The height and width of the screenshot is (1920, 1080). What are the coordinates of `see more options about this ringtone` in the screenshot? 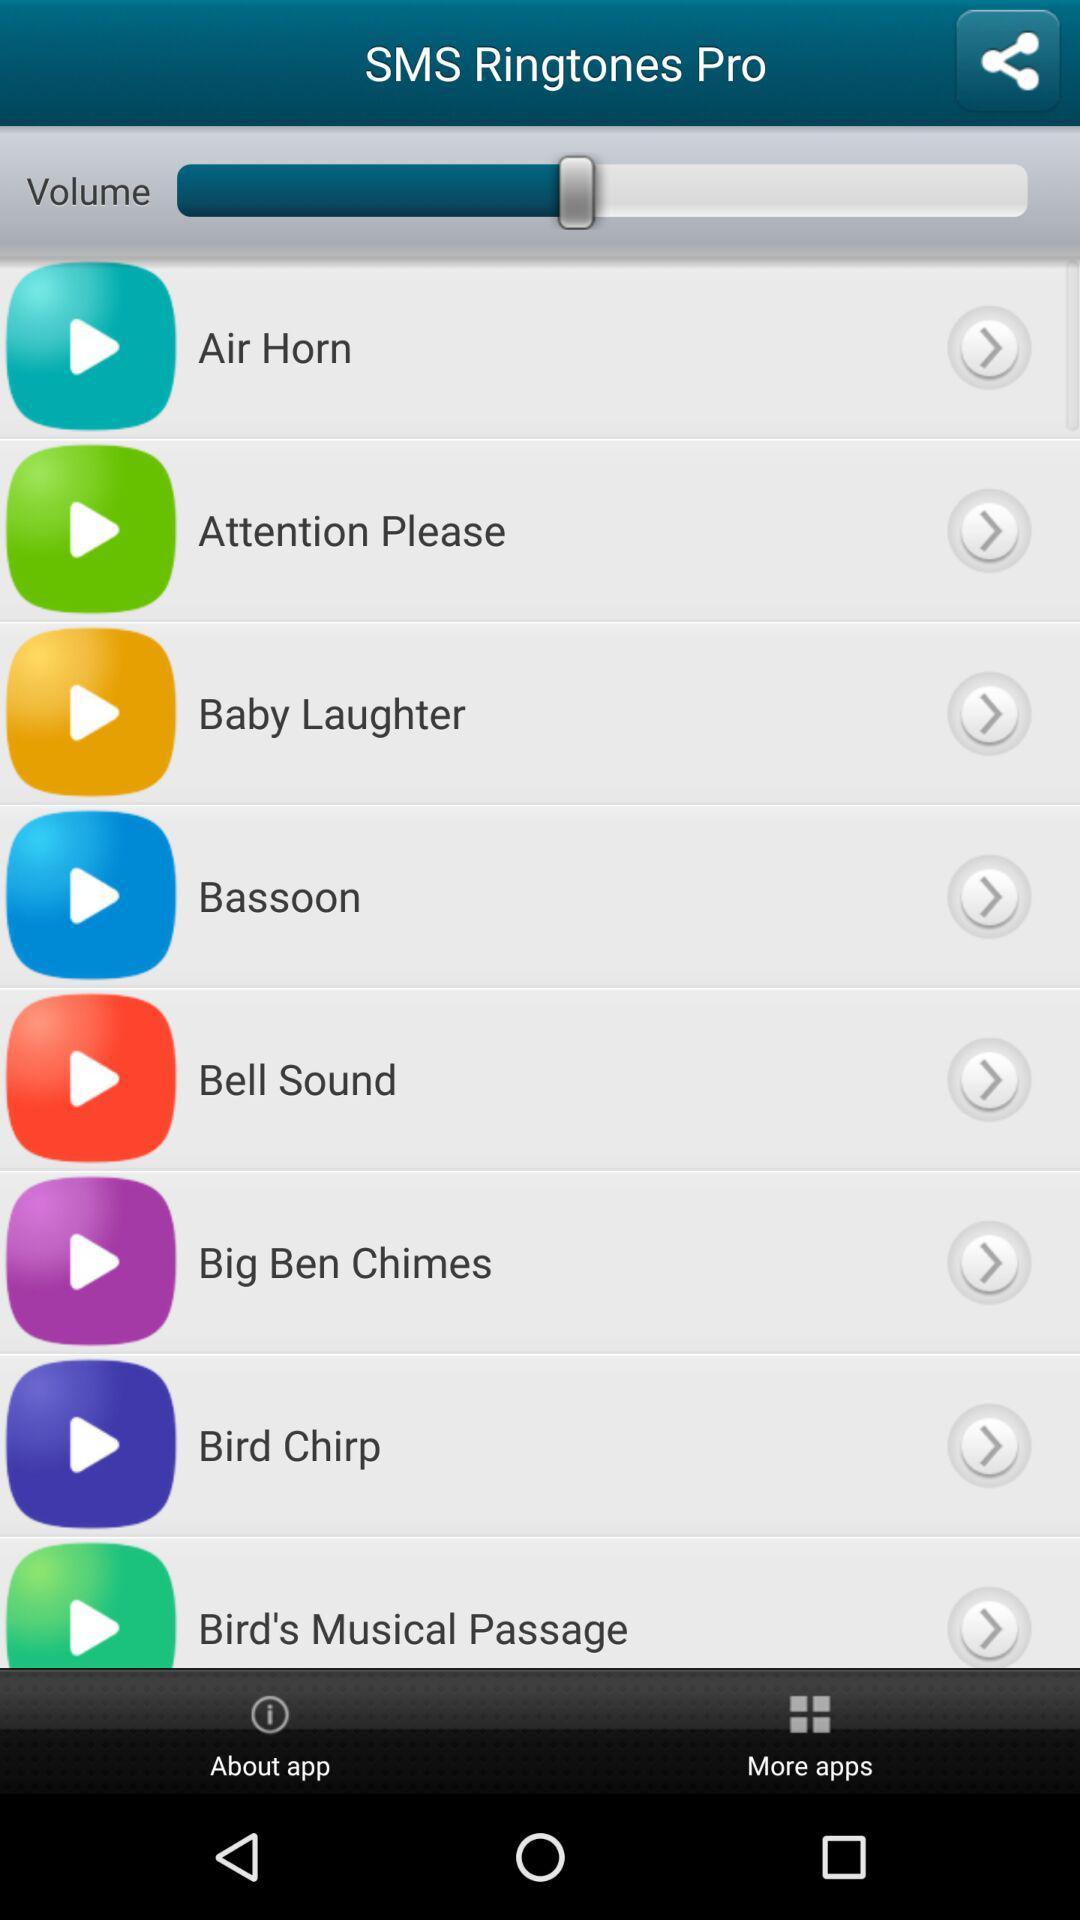 It's located at (987, 1444).